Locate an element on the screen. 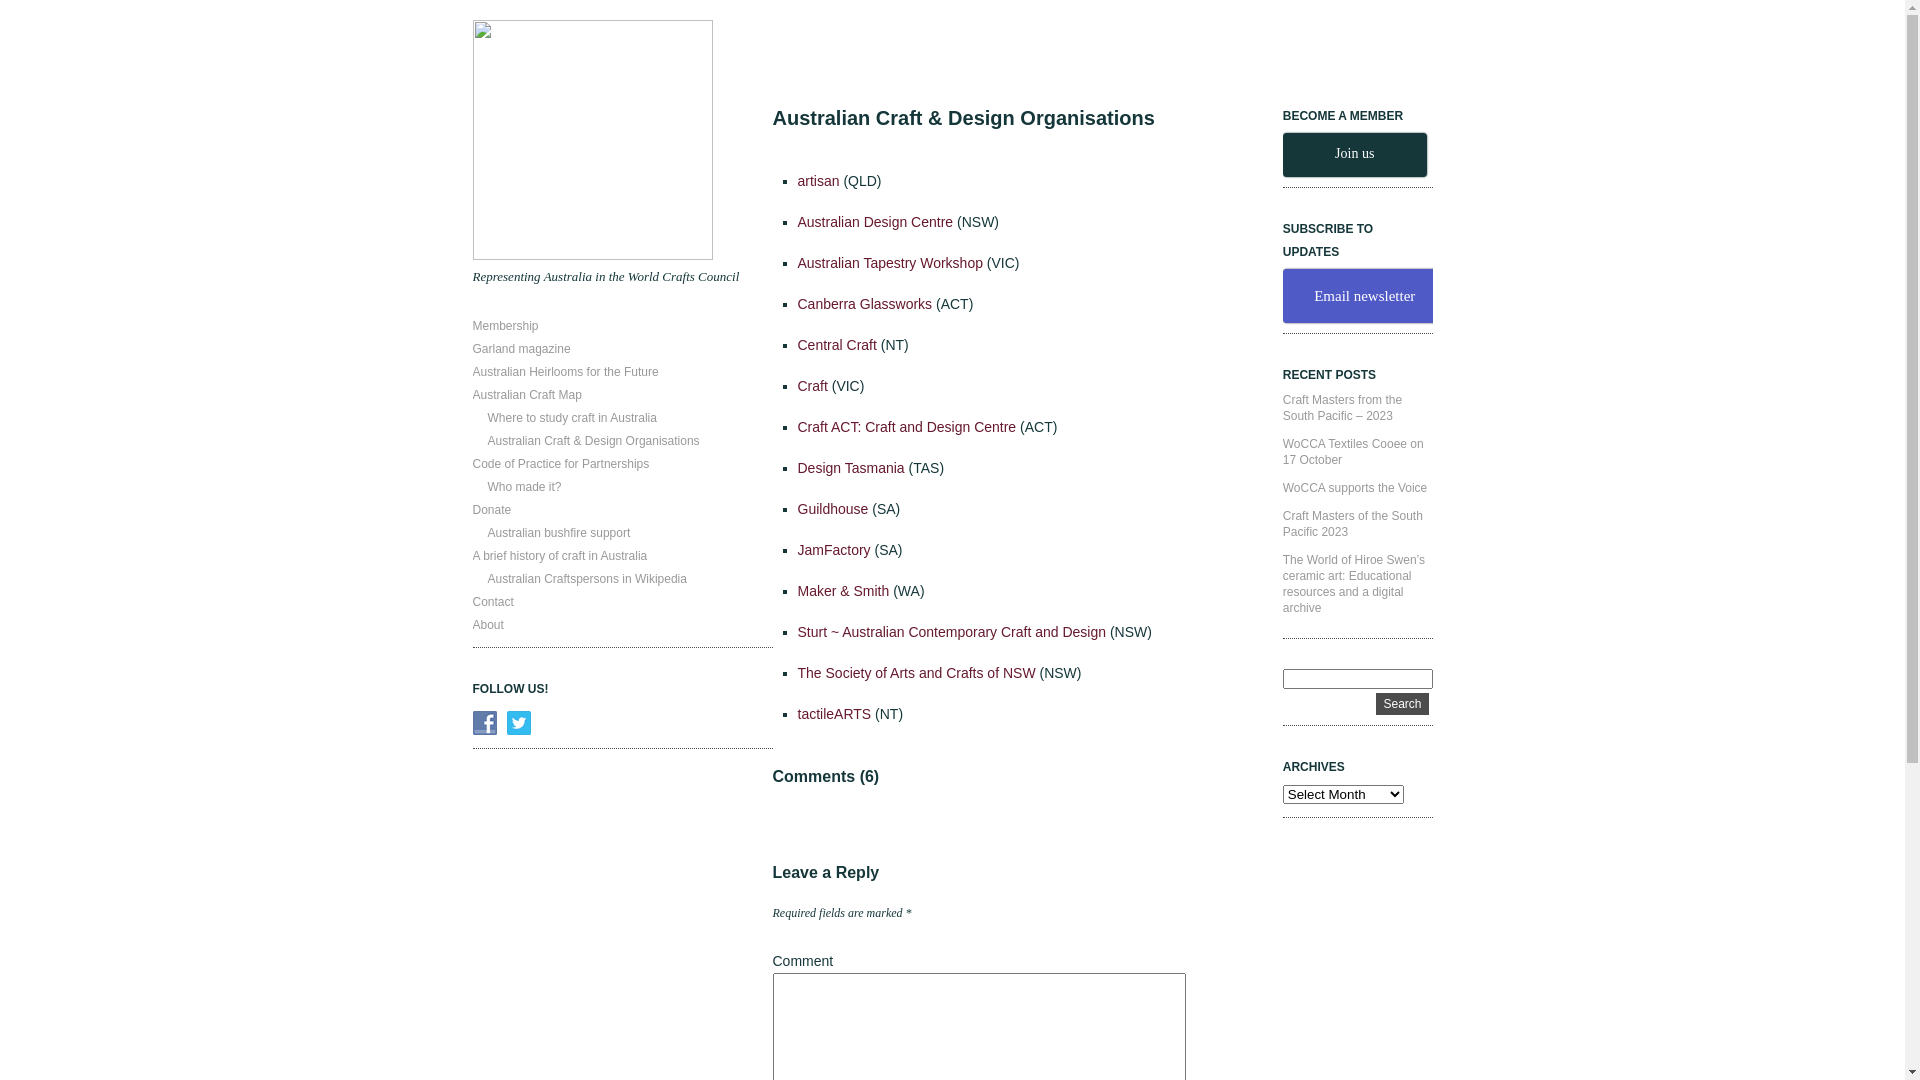  'Donate' is located at coordinates (491, 508).